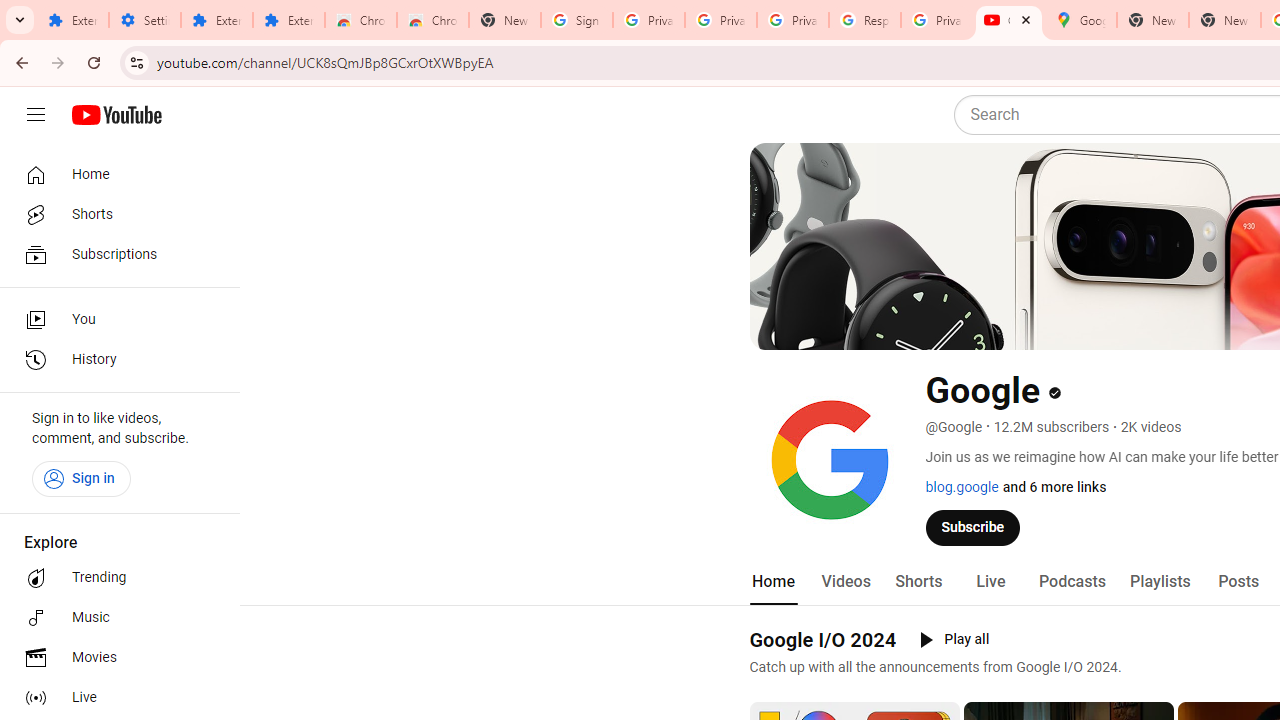 The width and height of the screenshot is (1280, 720). I want to click on 'Live', so click(112, 697).